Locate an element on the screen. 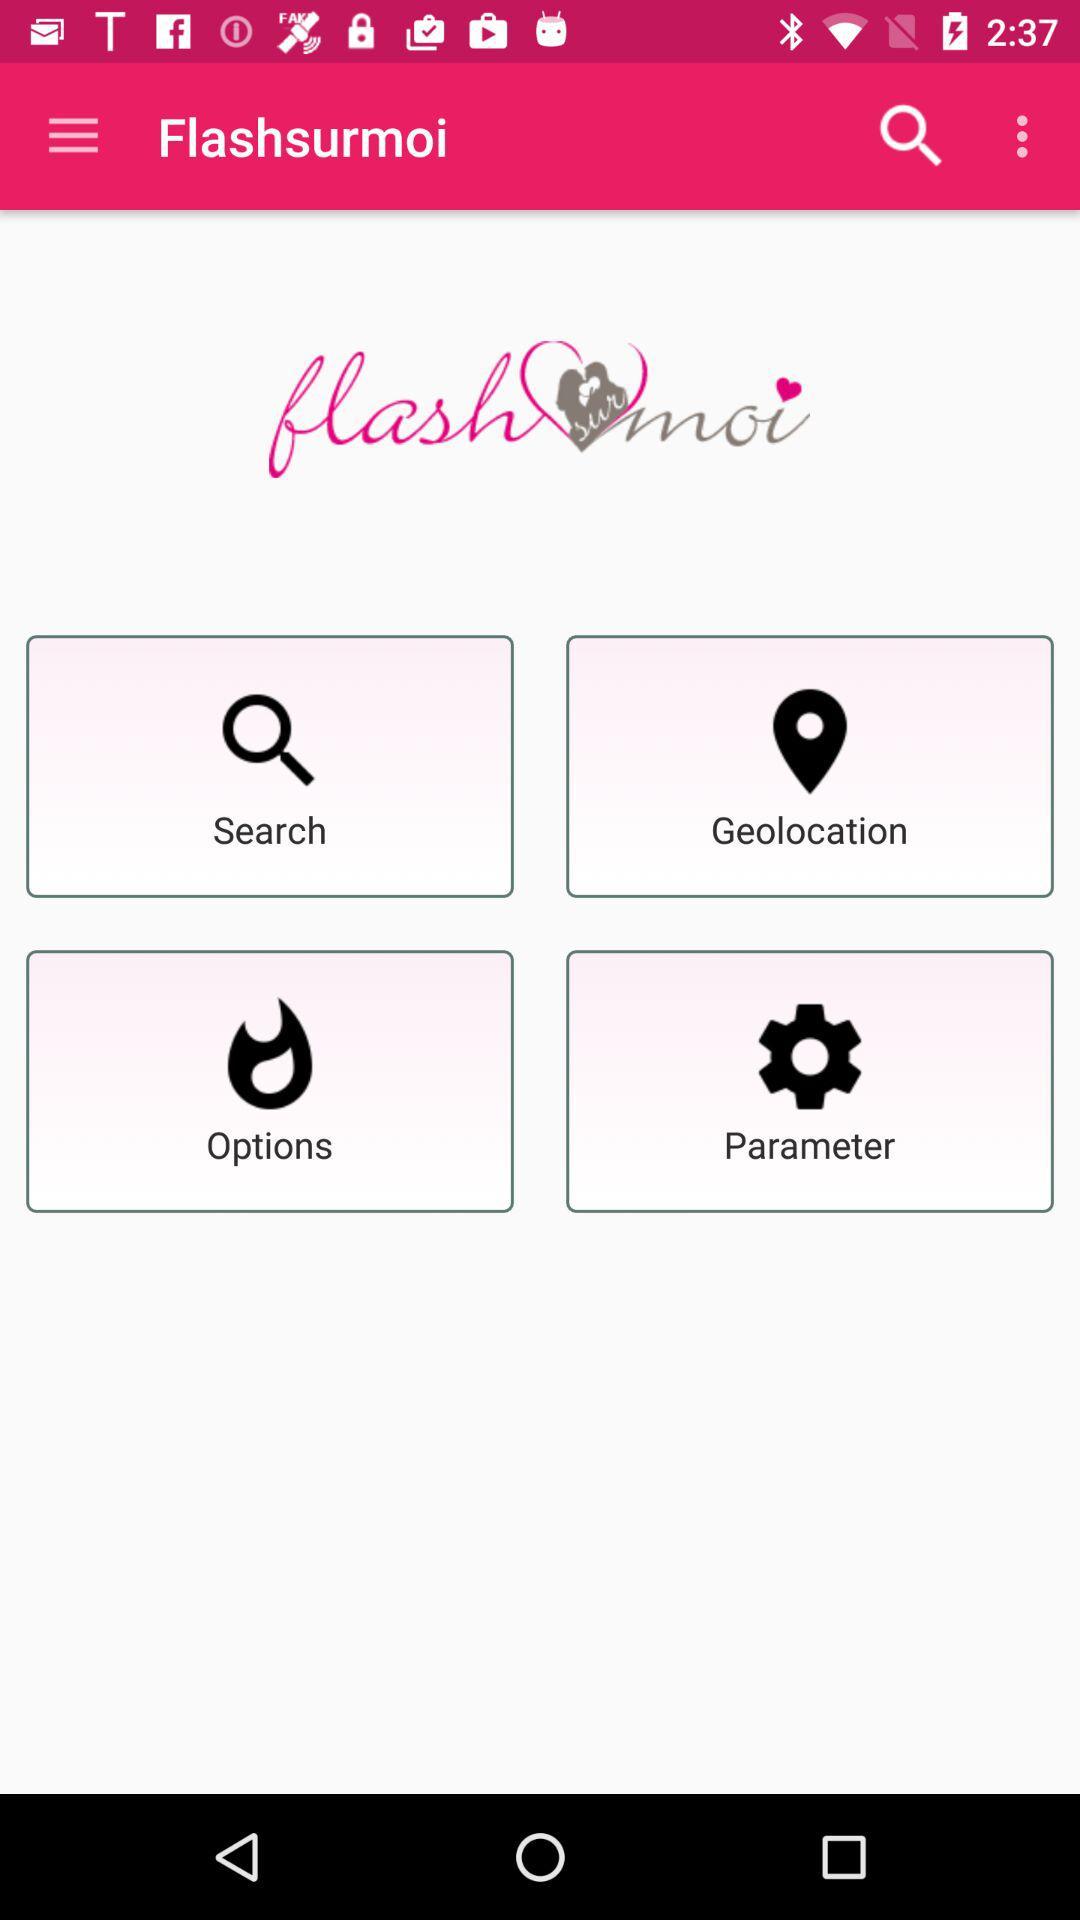 The height and width of the screenshot is (1920, 1080). set the parameter is located at coordinates (810, 1055).